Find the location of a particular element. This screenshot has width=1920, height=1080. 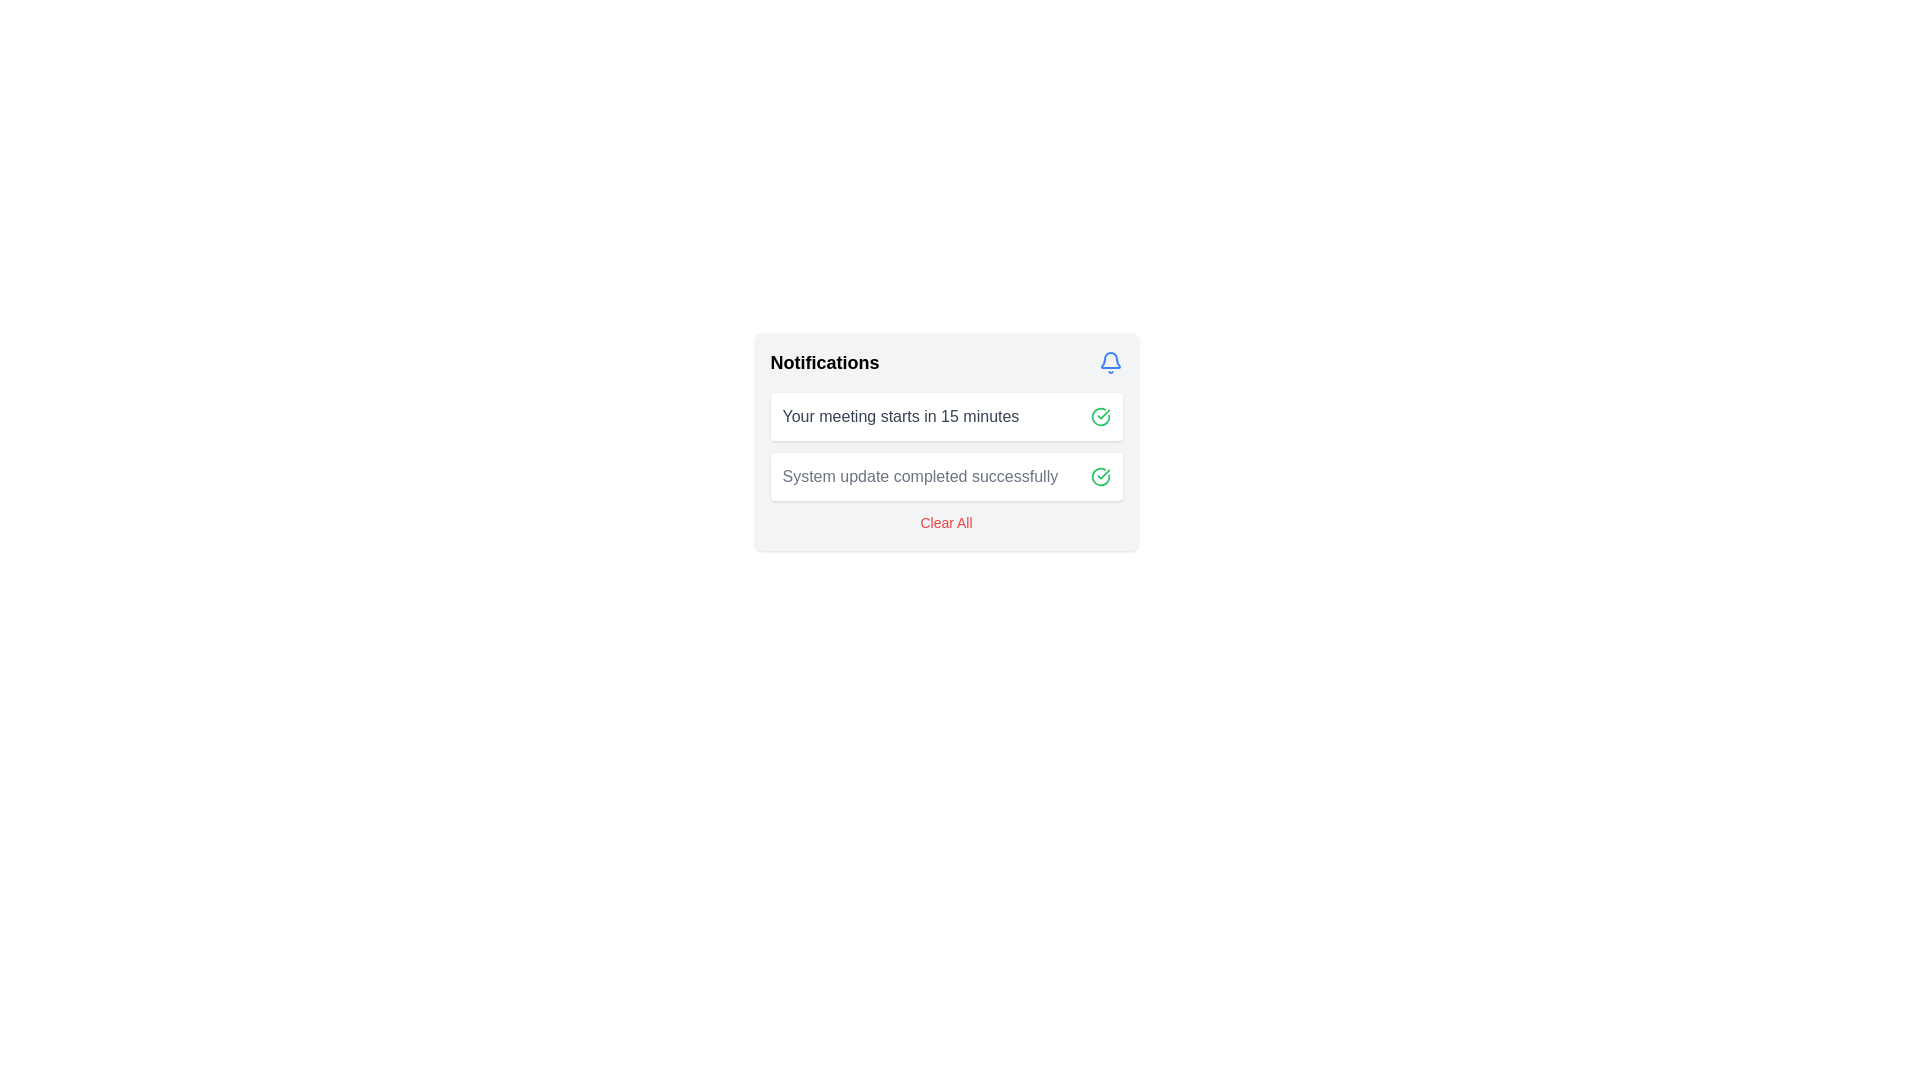

the static text element that displays 'Your meeting starts in 15 minutes', which is styled with medium font weight and gray color, located within a notification card is located at coordinates (899, 415).